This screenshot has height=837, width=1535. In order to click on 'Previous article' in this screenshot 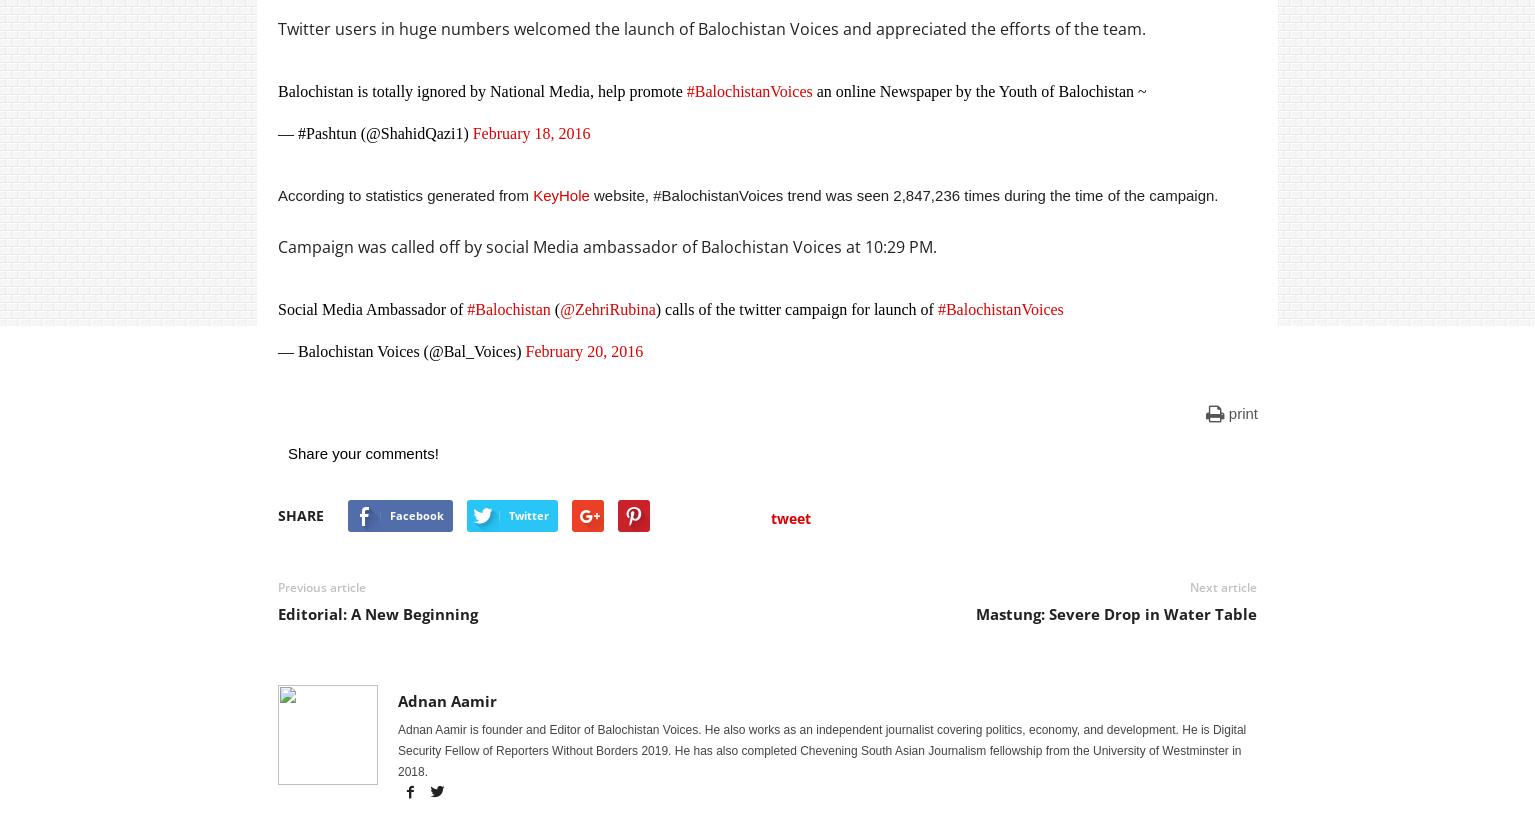, I will do `click(322, 587)`.